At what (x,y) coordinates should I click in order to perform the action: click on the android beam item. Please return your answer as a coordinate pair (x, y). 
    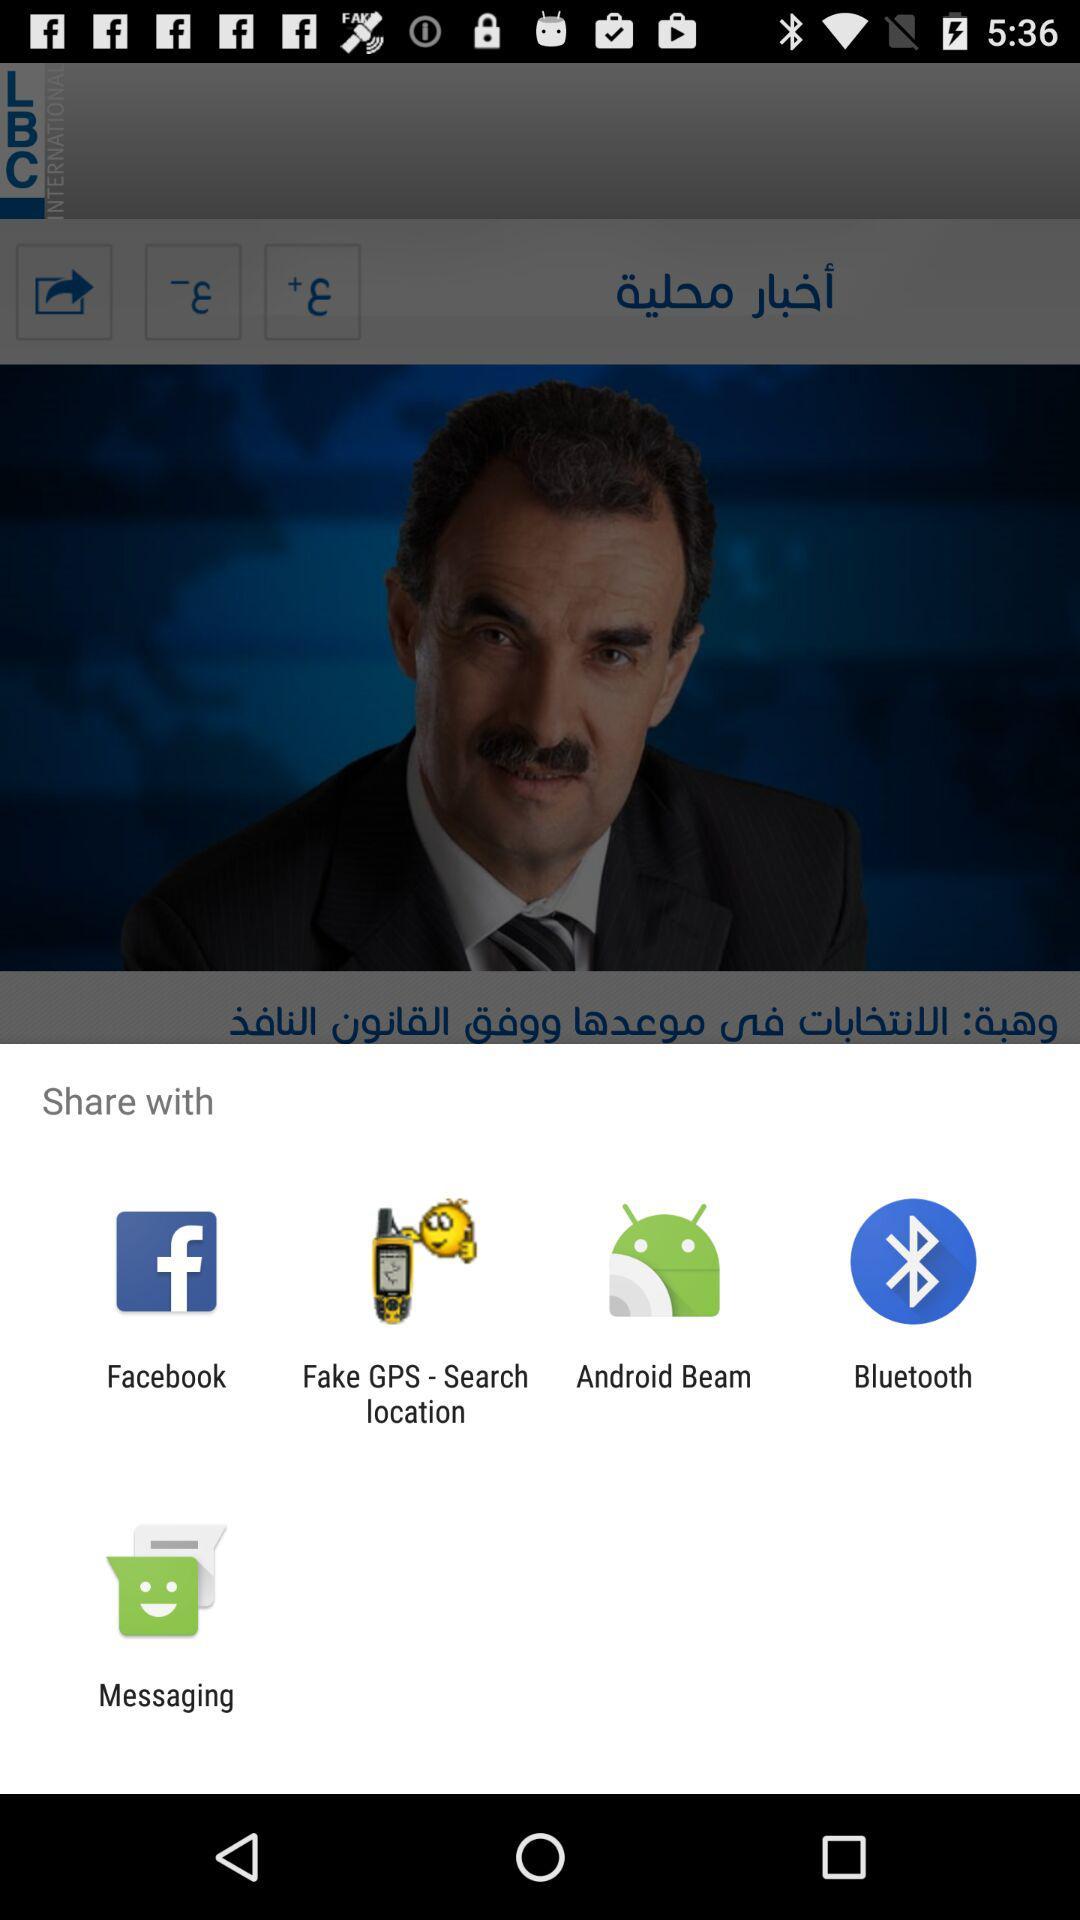
    Looking at the image, I should click on (664, 1392).